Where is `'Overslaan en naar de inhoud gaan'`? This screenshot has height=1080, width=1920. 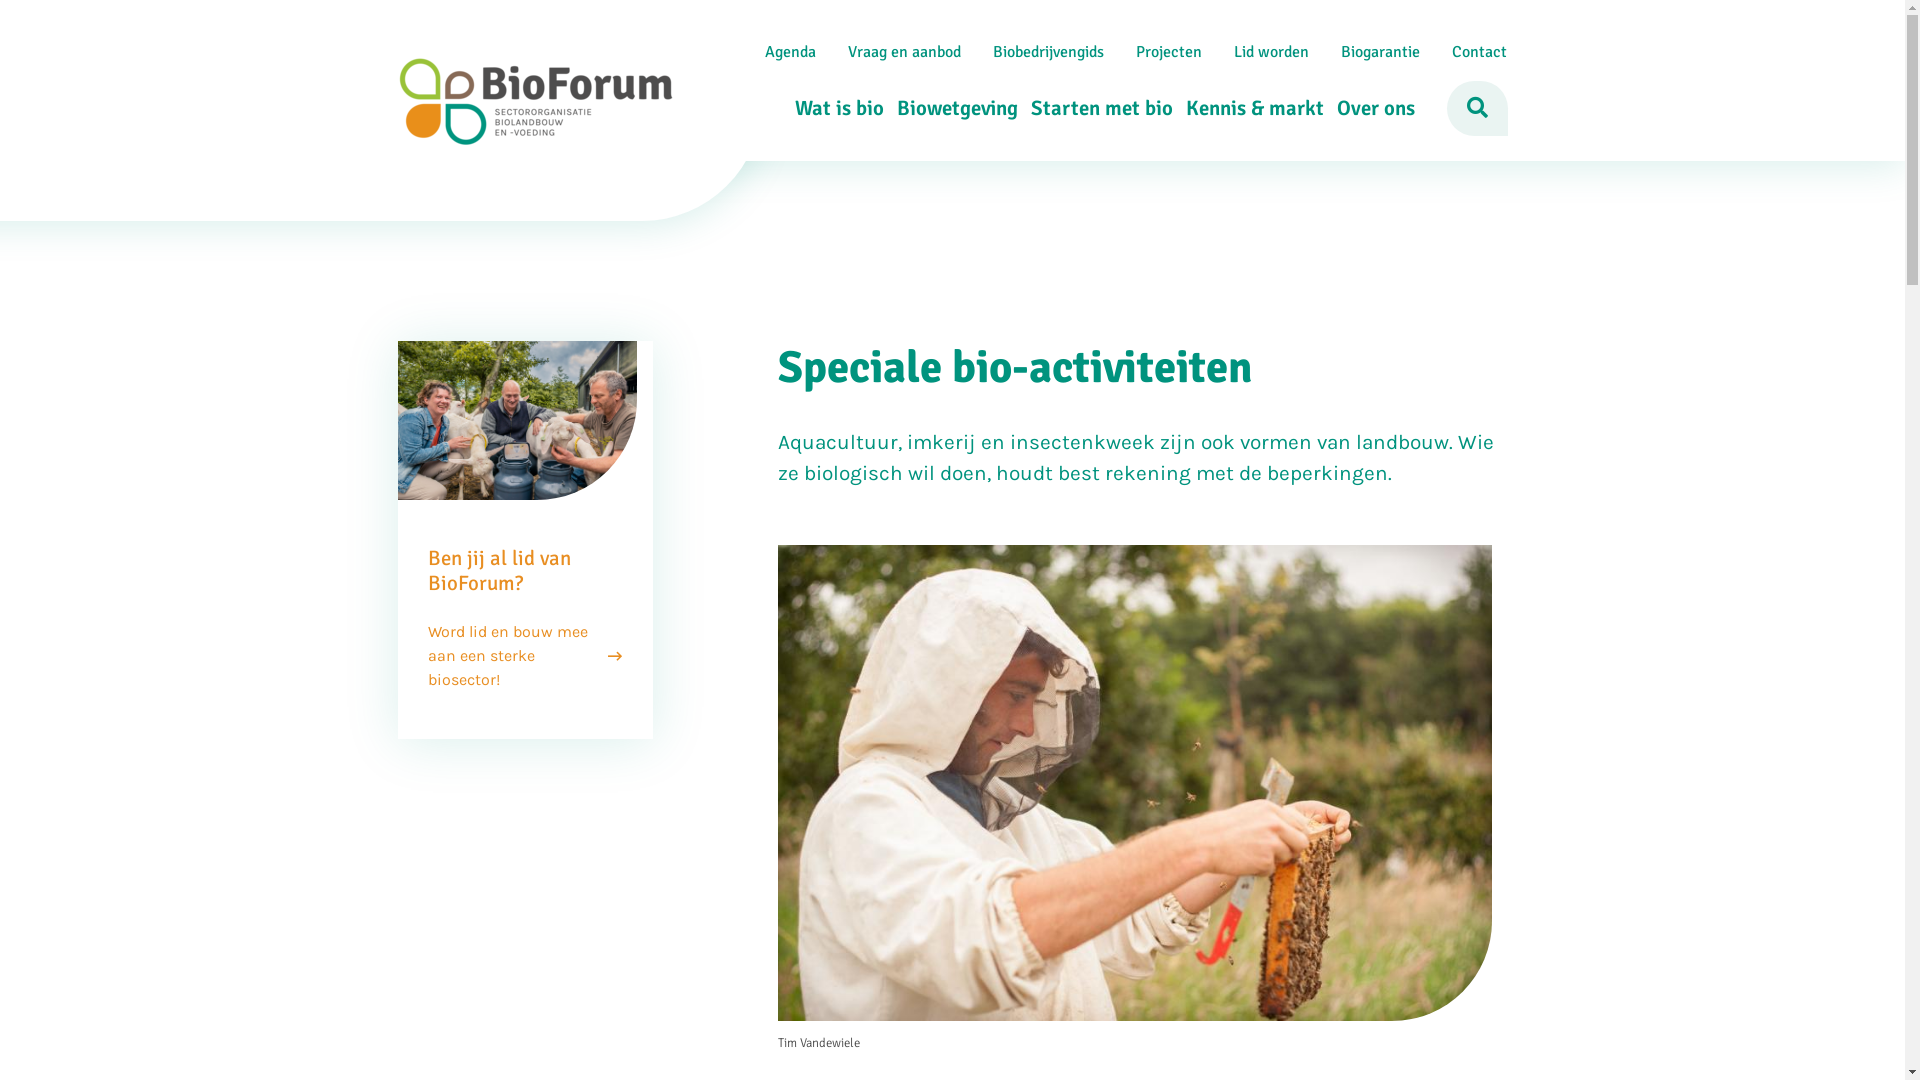 'Overslaan en naar de inhoud gaan' is located at coordinates (950, 1).